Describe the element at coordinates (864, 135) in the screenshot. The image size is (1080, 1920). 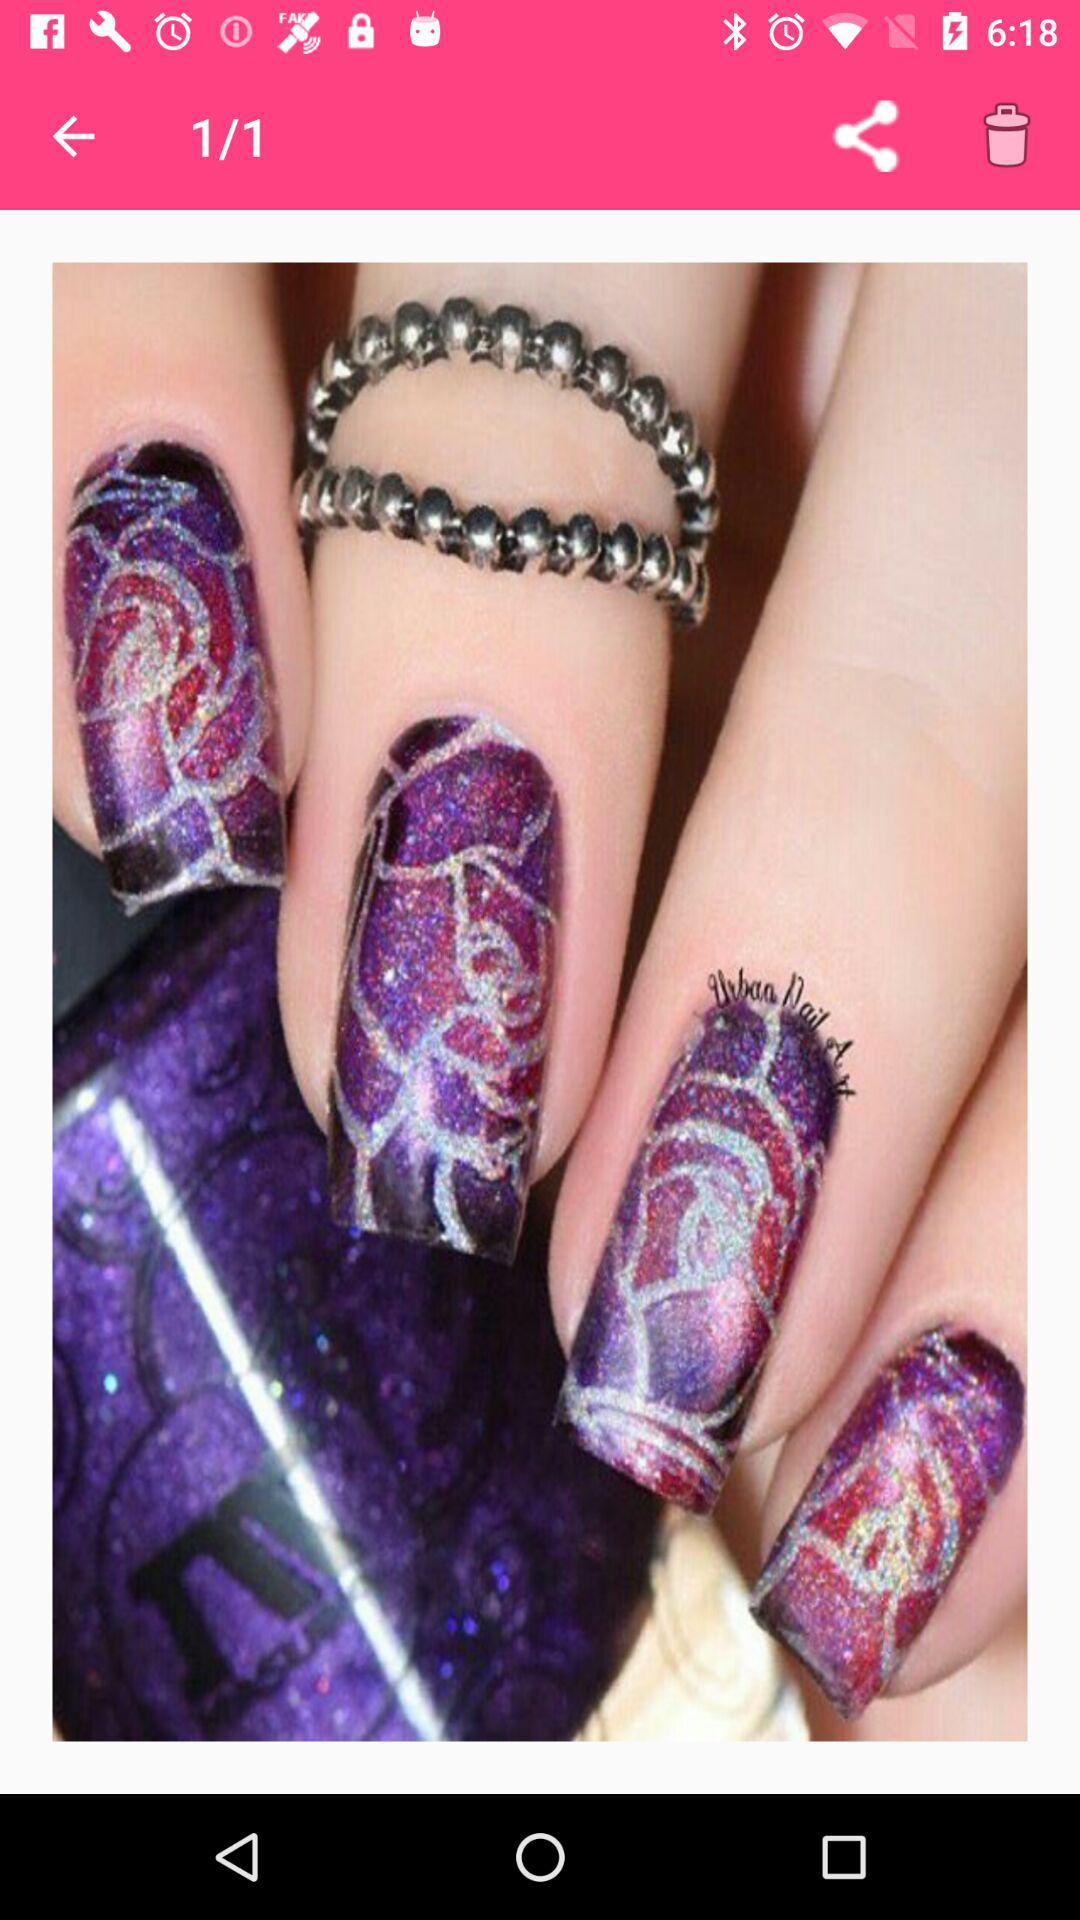
I see `share options` at that location.